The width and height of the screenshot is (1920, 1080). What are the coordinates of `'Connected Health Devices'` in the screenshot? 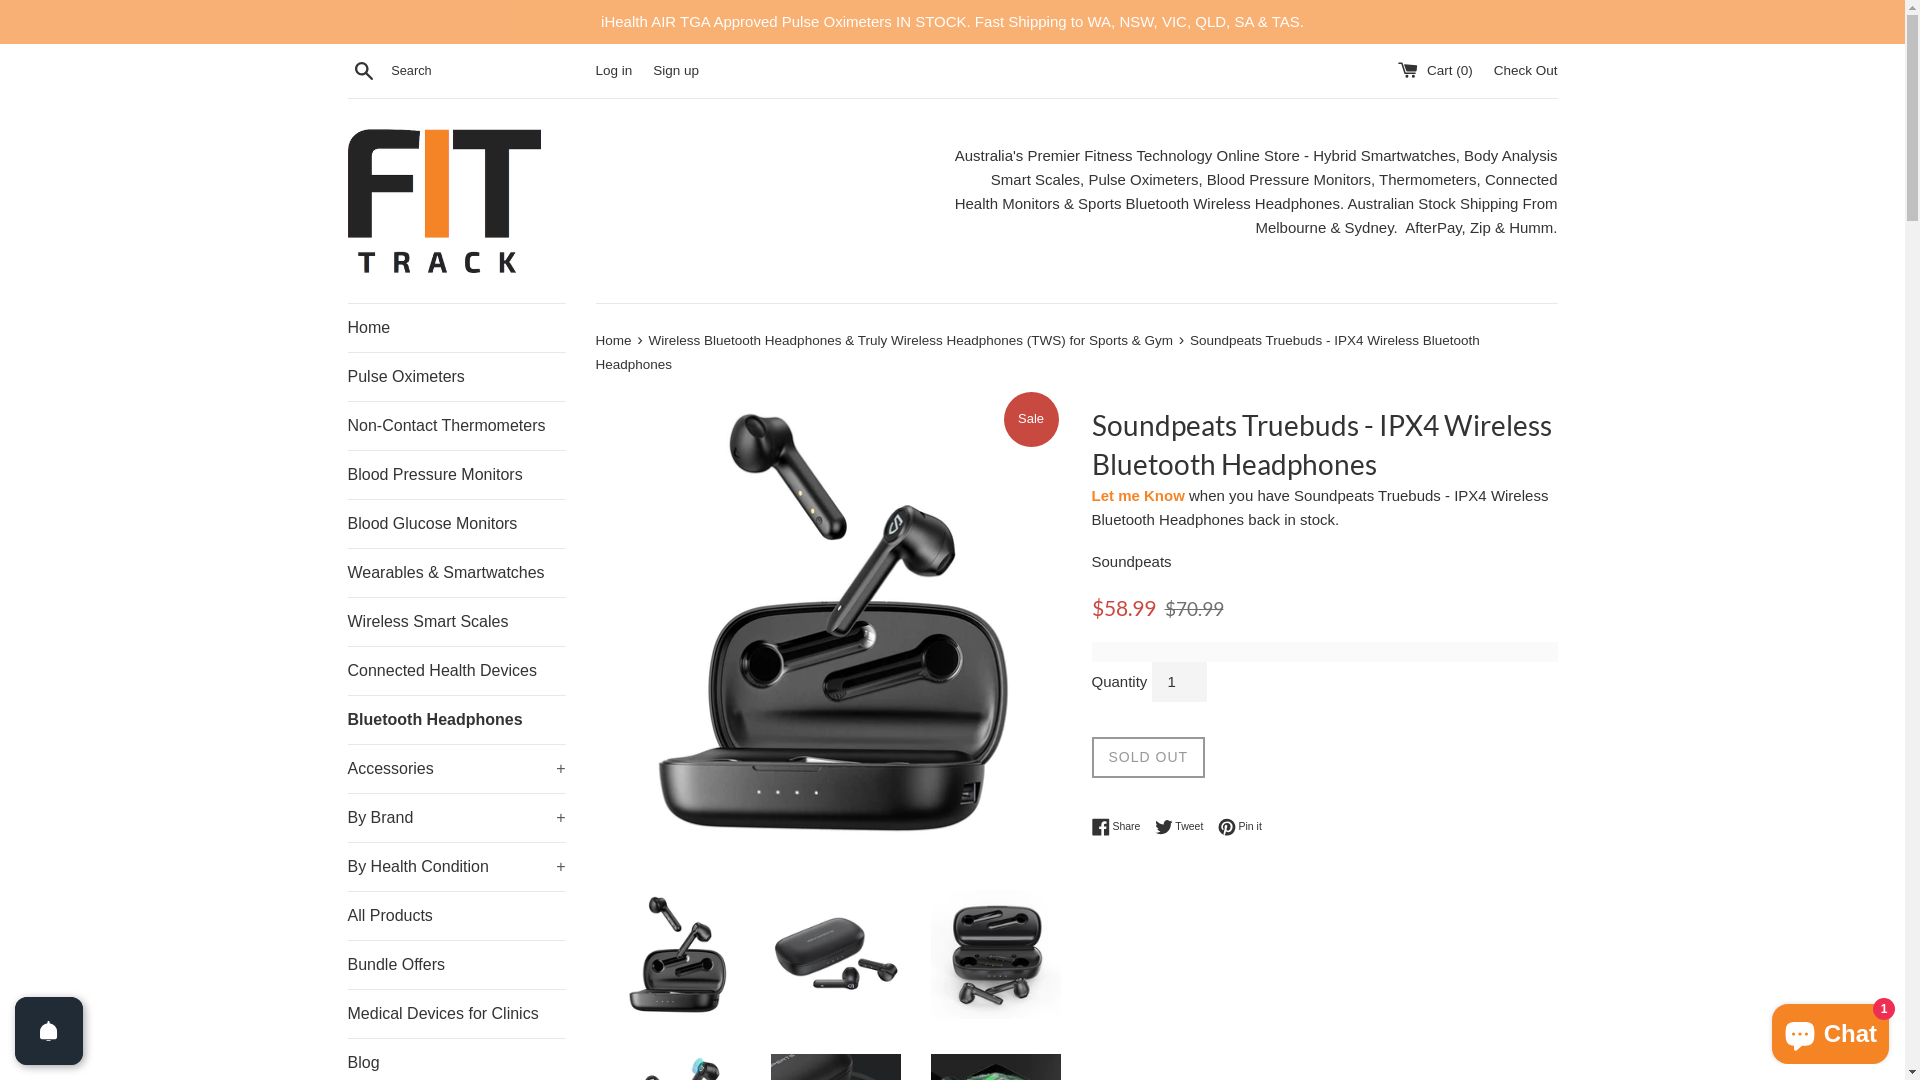 It's located at (347, 670).